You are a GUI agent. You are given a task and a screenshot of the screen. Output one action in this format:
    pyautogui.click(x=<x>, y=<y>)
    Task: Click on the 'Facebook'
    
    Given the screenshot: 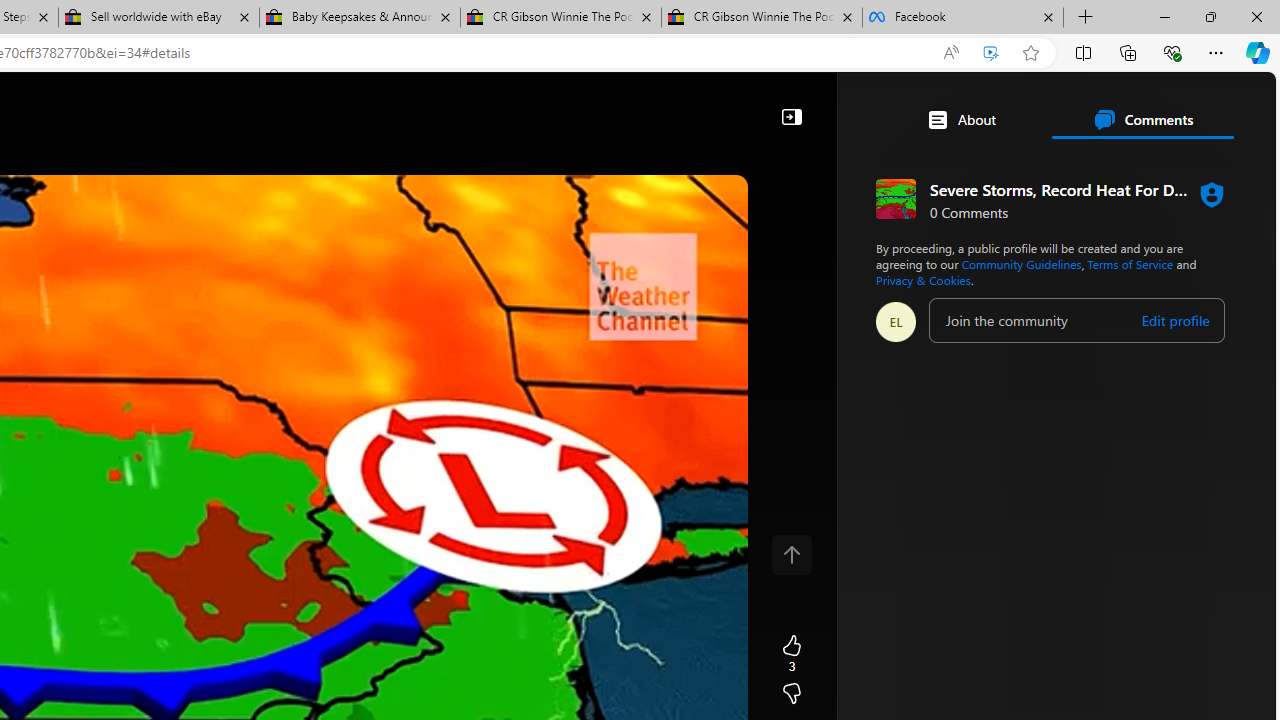 What is the action you would take?
    pyautogui.click(x=963, y=17)
    